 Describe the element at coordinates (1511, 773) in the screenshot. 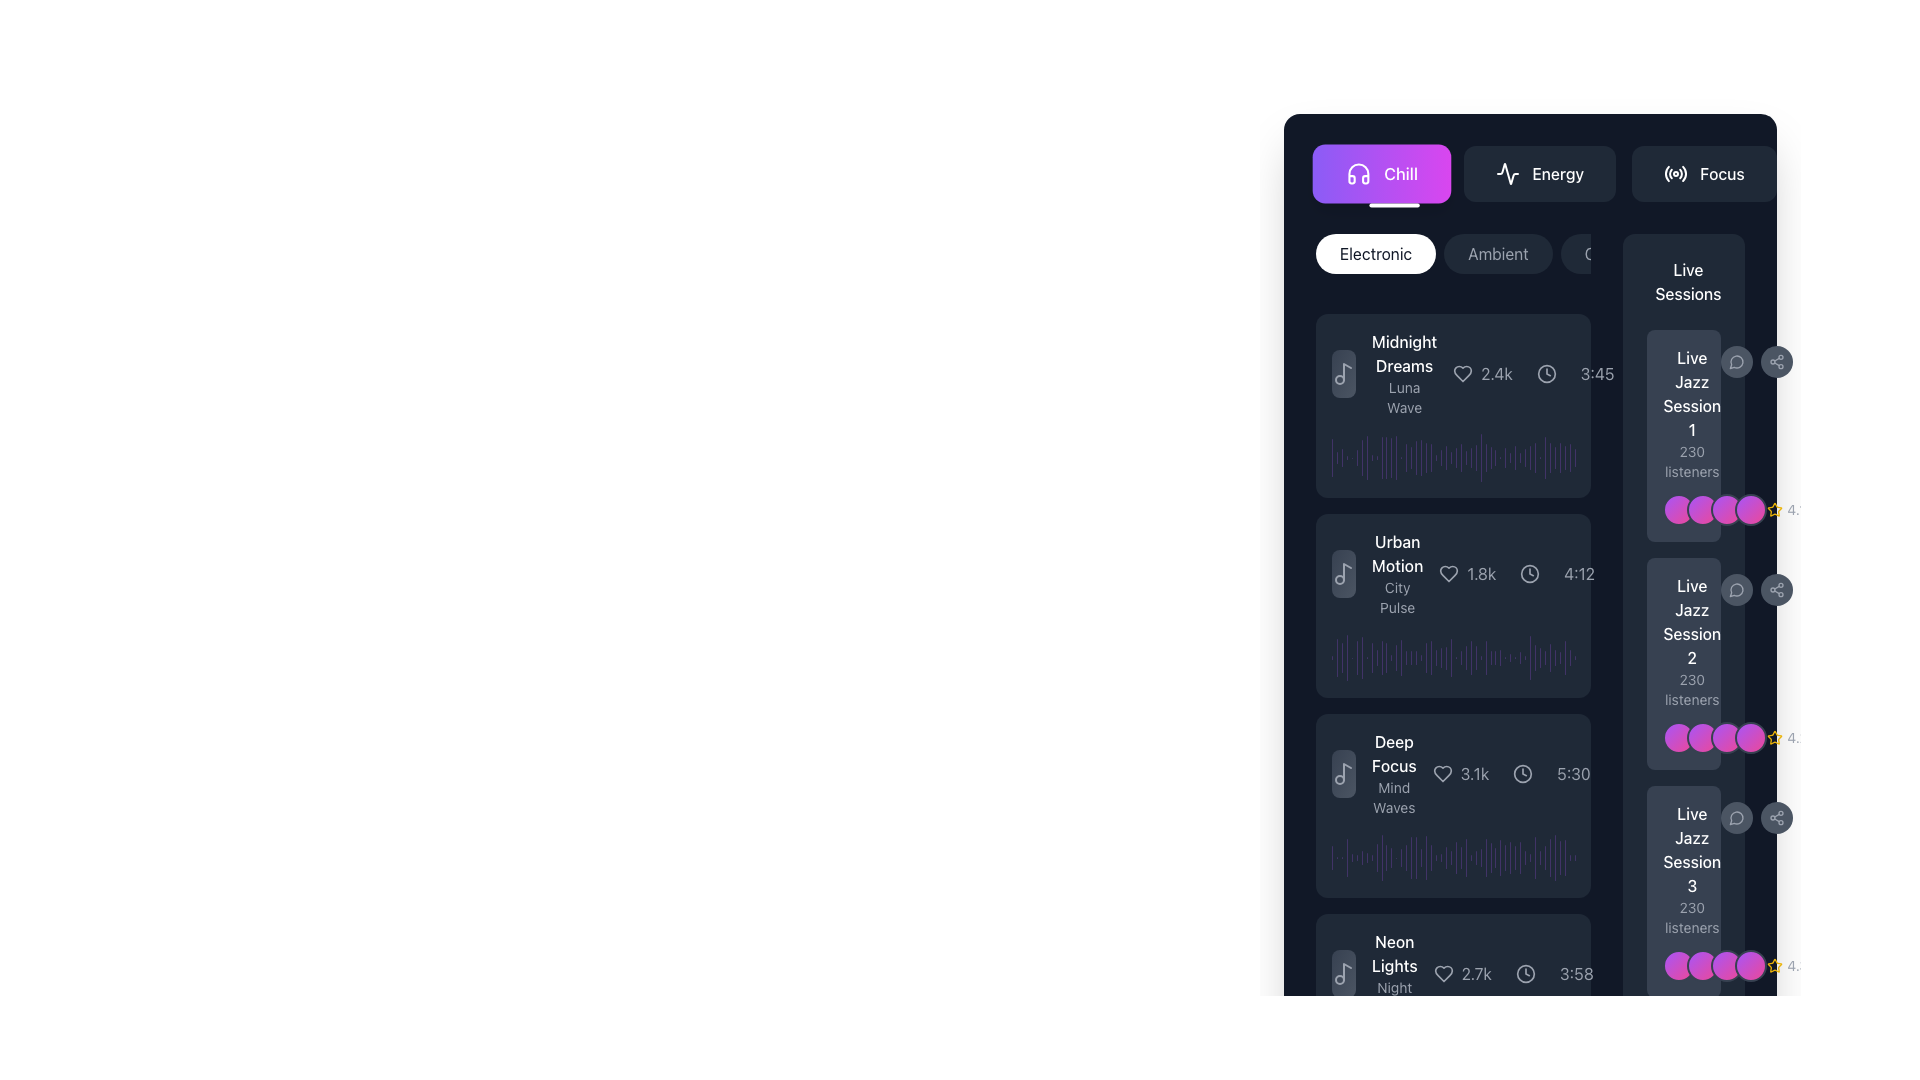

I see `the like count, represented by the heart icon followed by '3.1k', in the Information display component located below the song title 'Deep Focus' and to the right of the song waveform visualization` at that location.